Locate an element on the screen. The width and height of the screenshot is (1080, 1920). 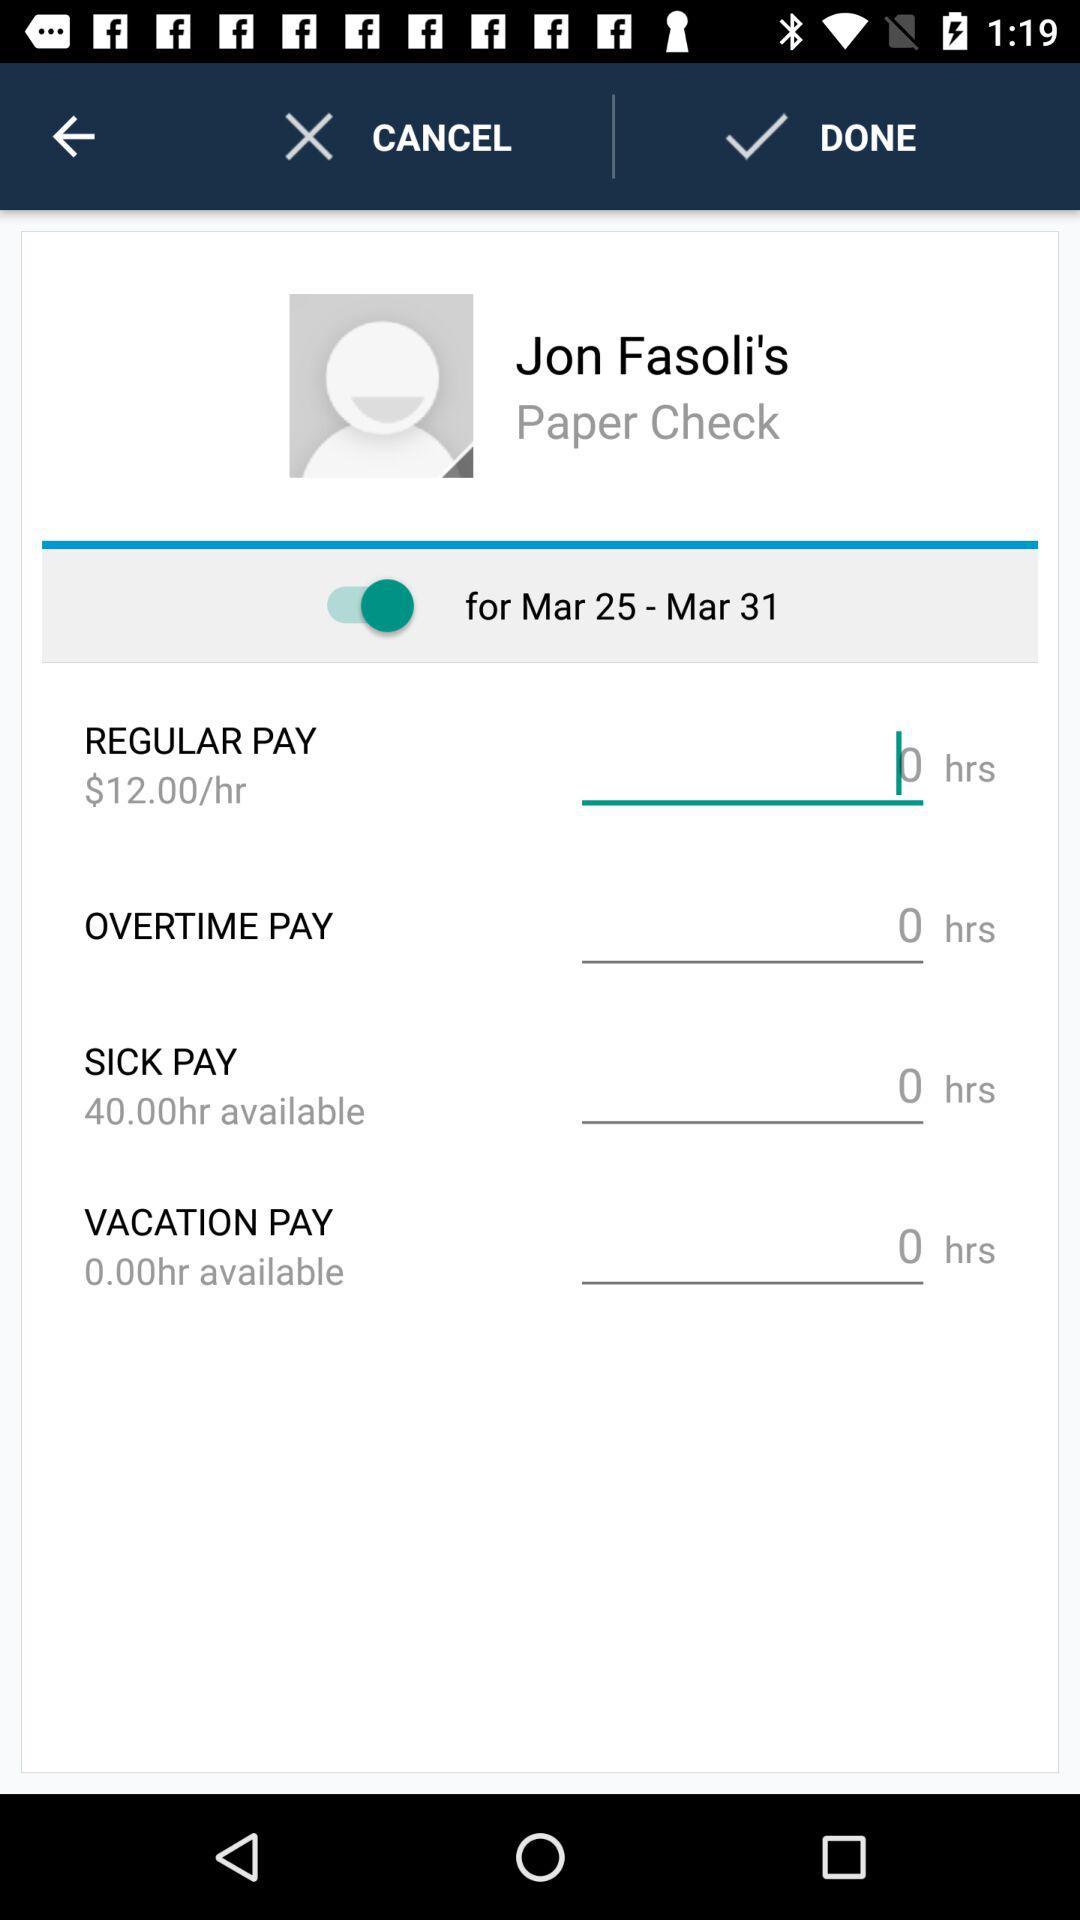
item to the left of the jon fasoli's item is located at coordinates (381, 385).